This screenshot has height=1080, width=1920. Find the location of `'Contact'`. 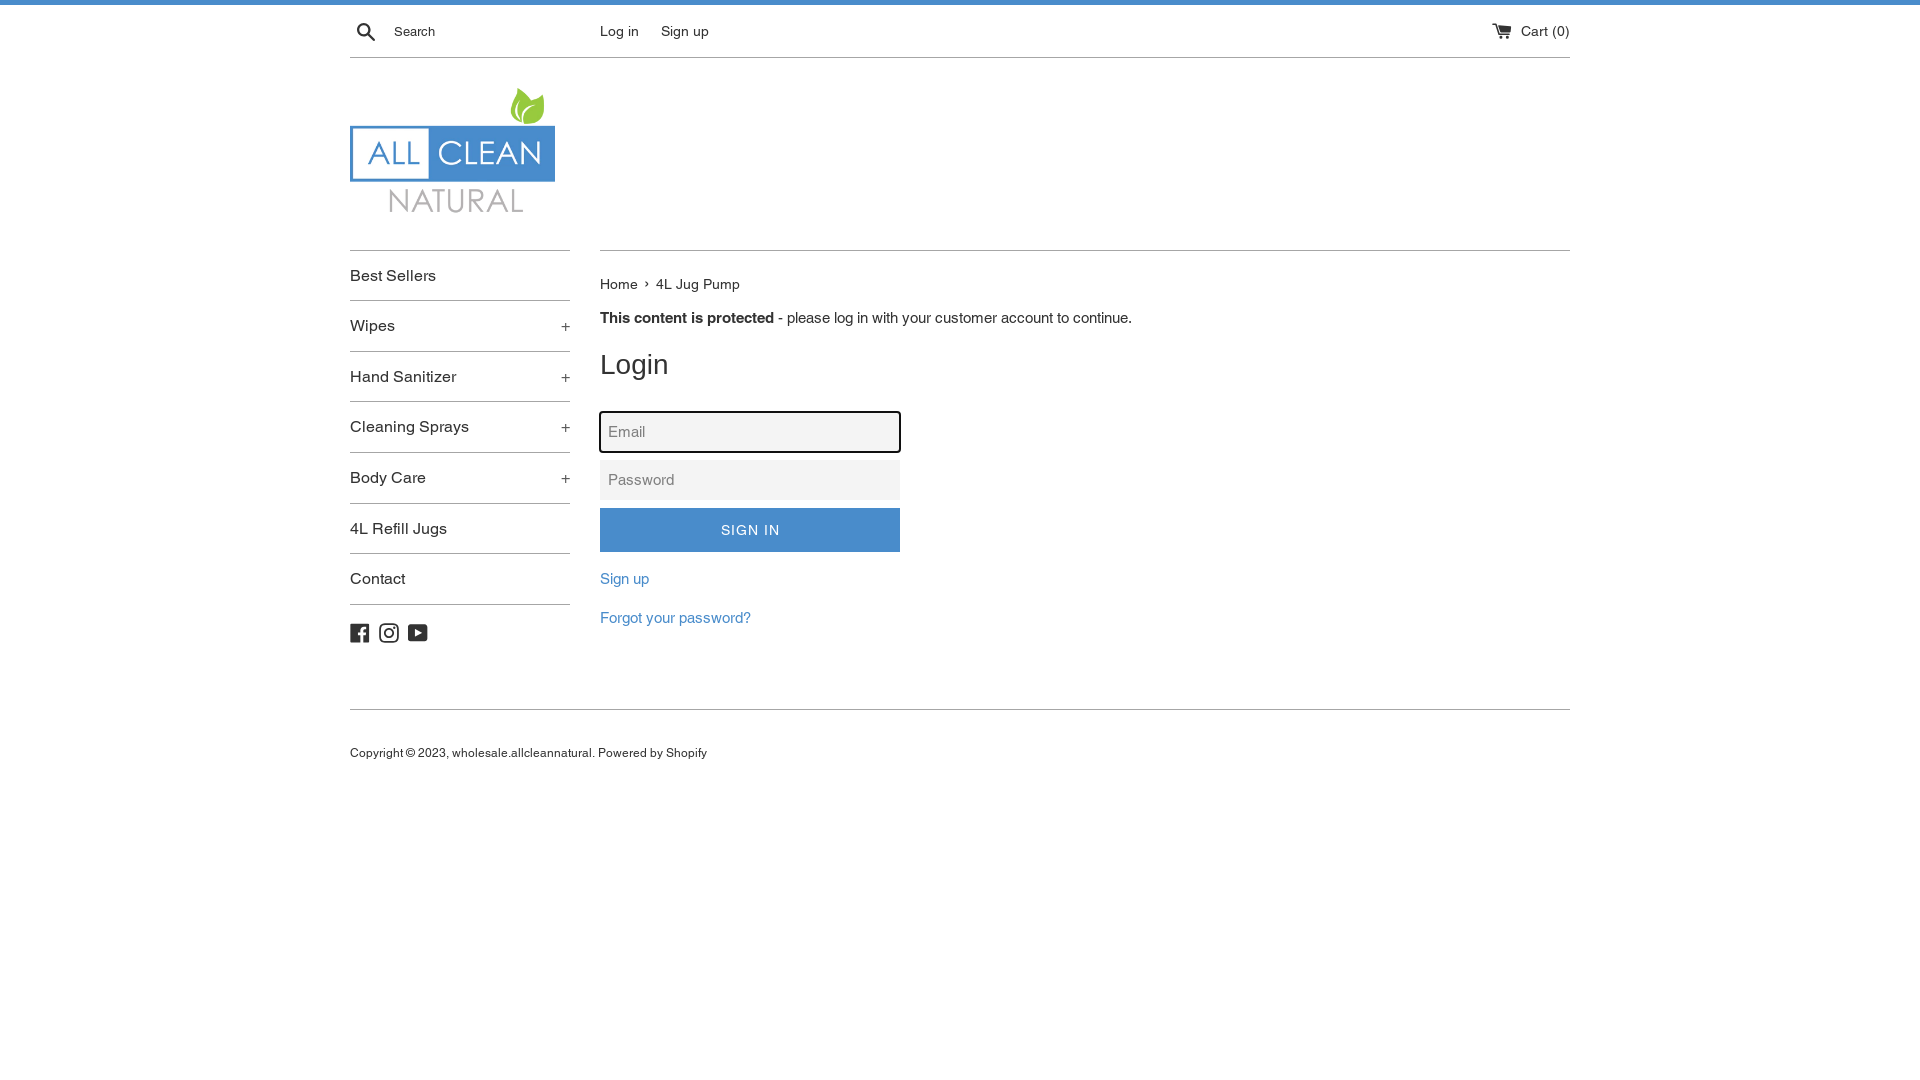

'Contact' is located at coordinates (459, 578).